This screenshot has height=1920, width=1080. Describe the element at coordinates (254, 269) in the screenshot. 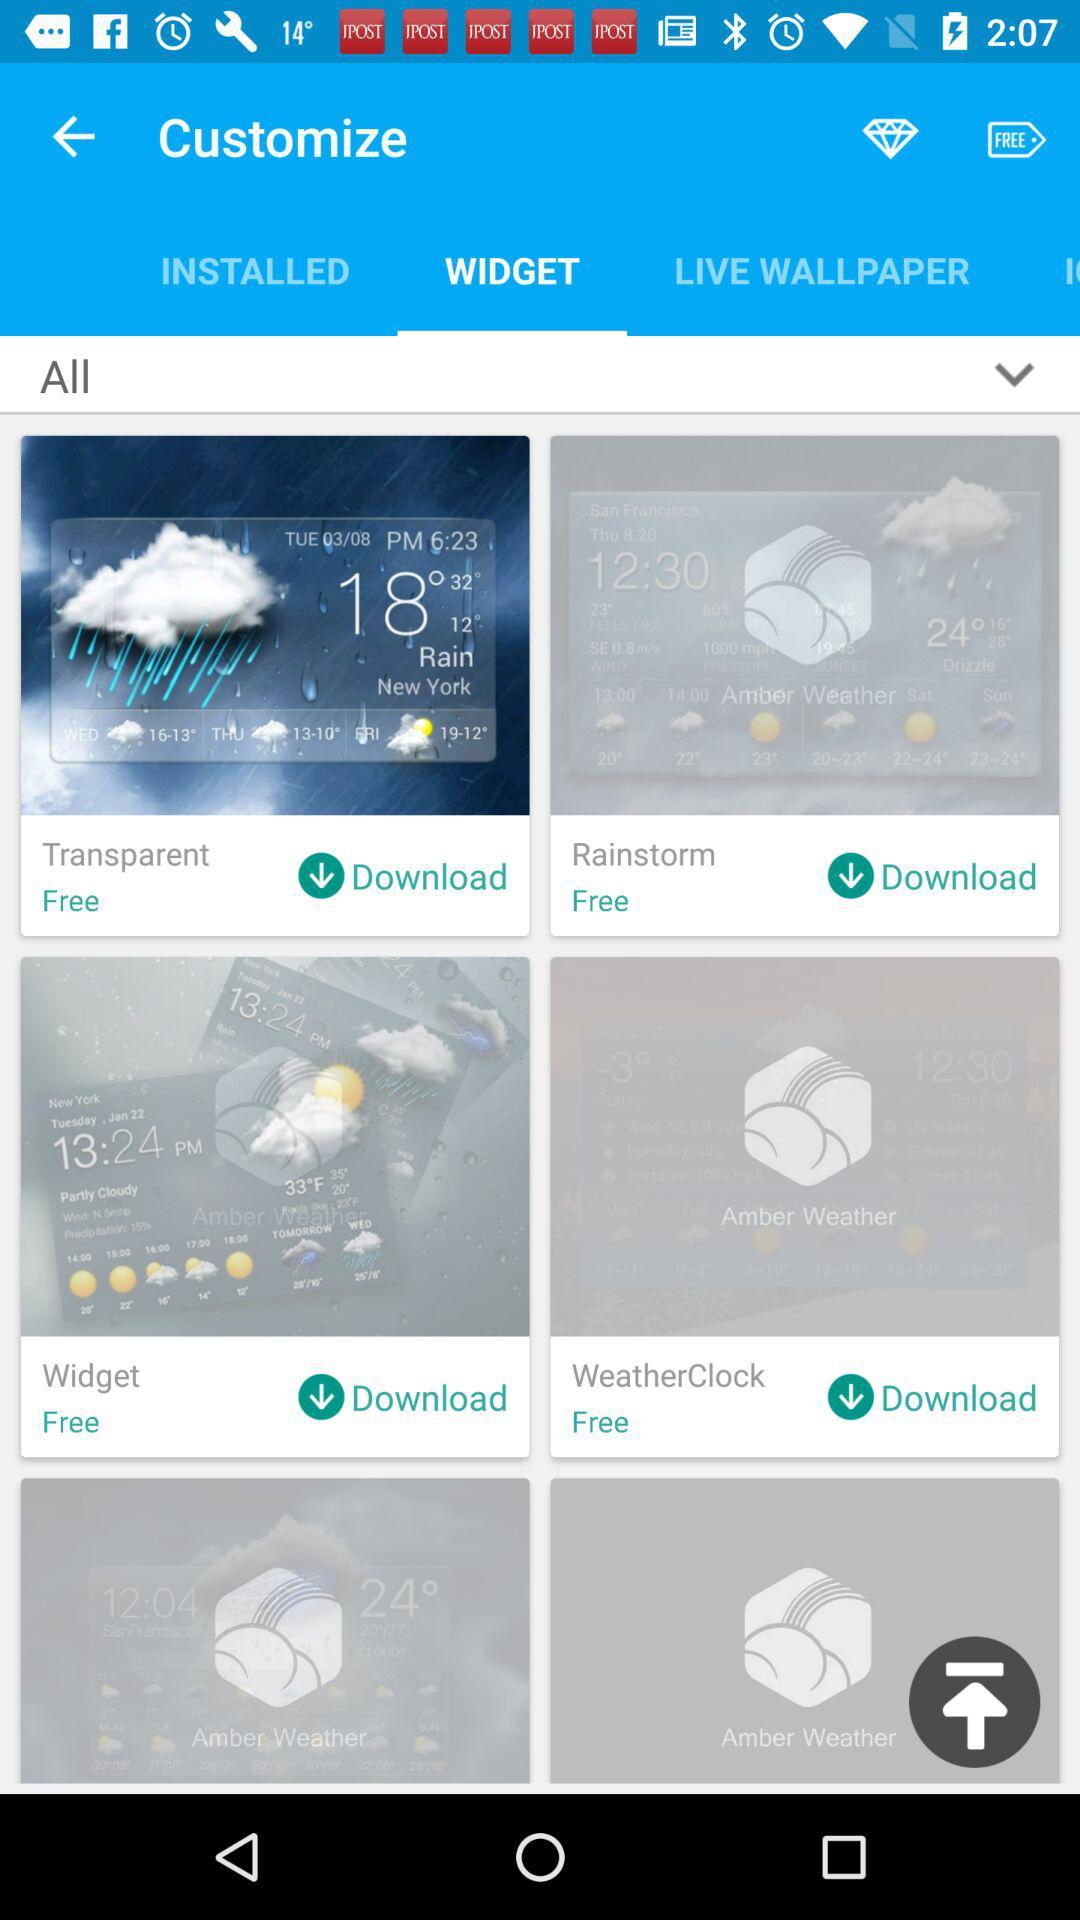

I see `icon next to the all item` at that location.